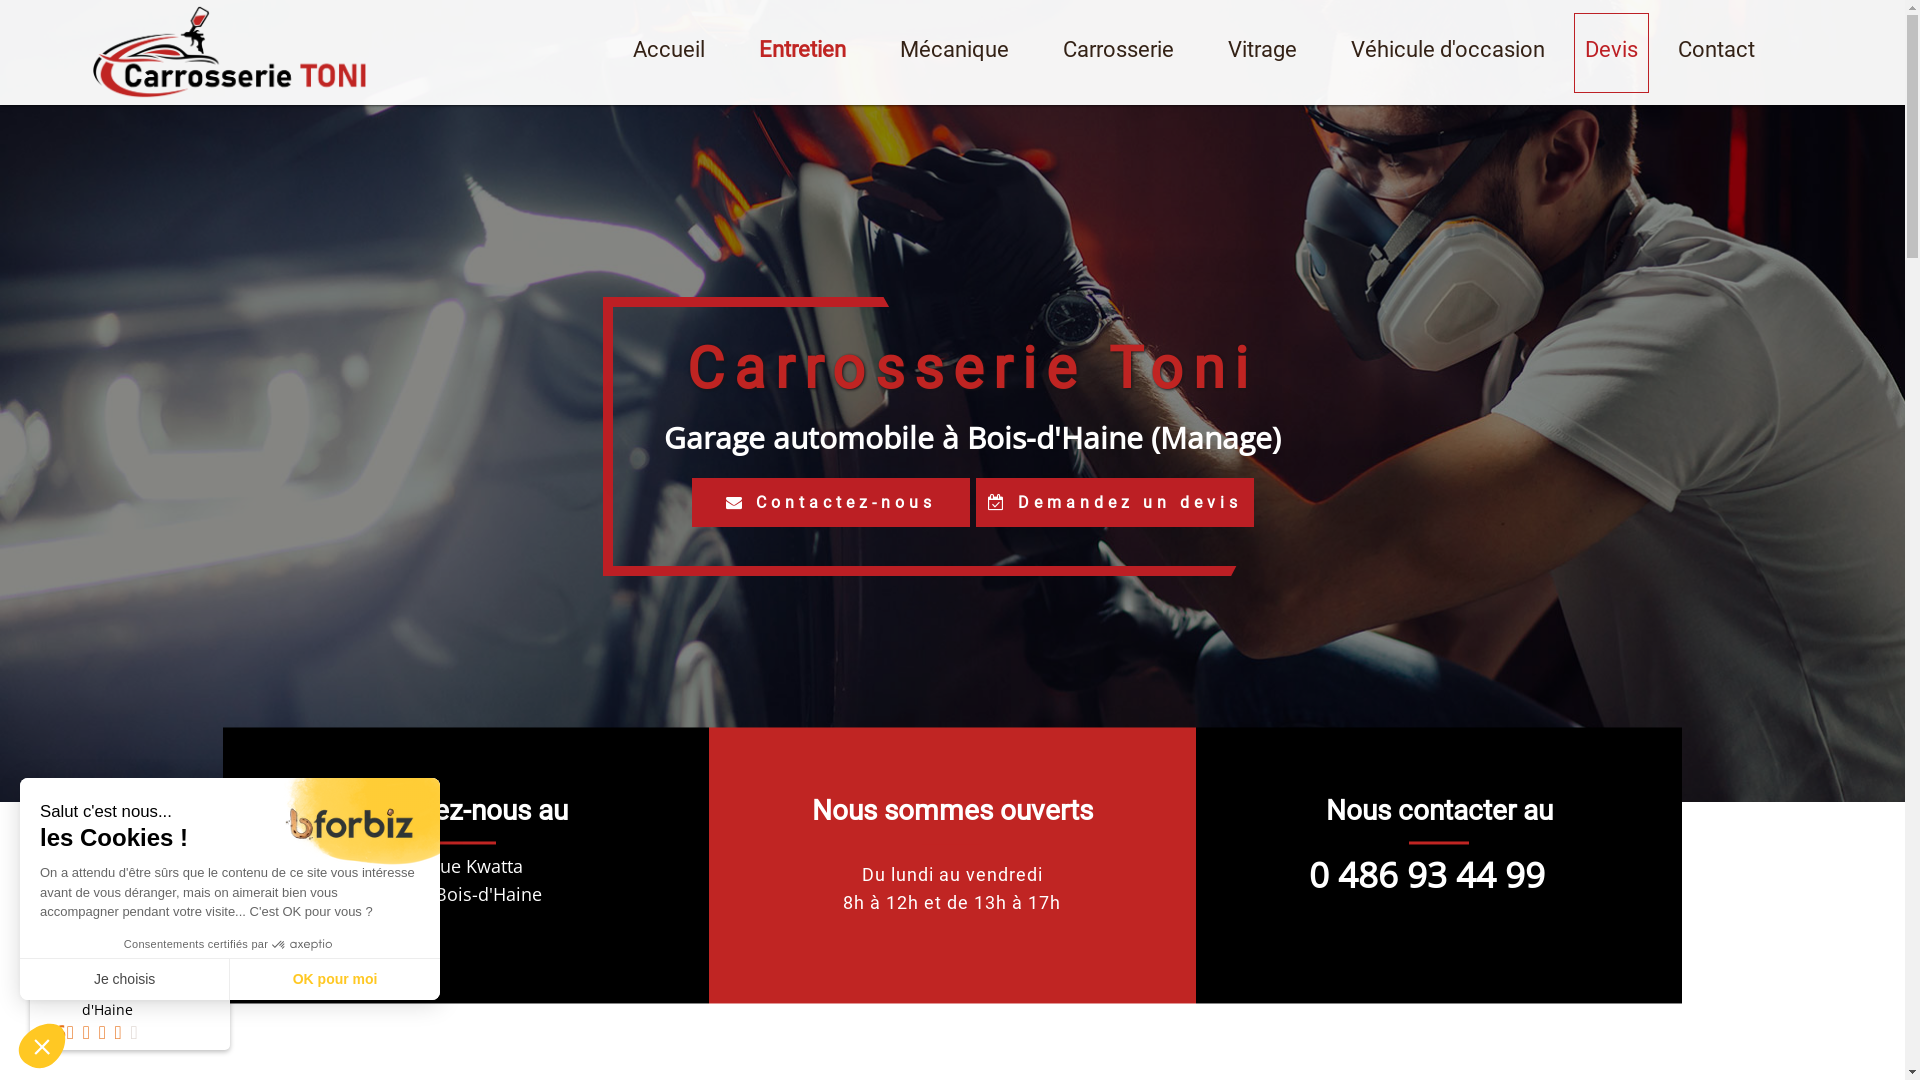 Image resolution: width=1920 pixels, height=1080 pixels. What do you see at coordinates (1715, 50) in the screenshot?
I see `'Contact'` at bounding box center [1715, 50].